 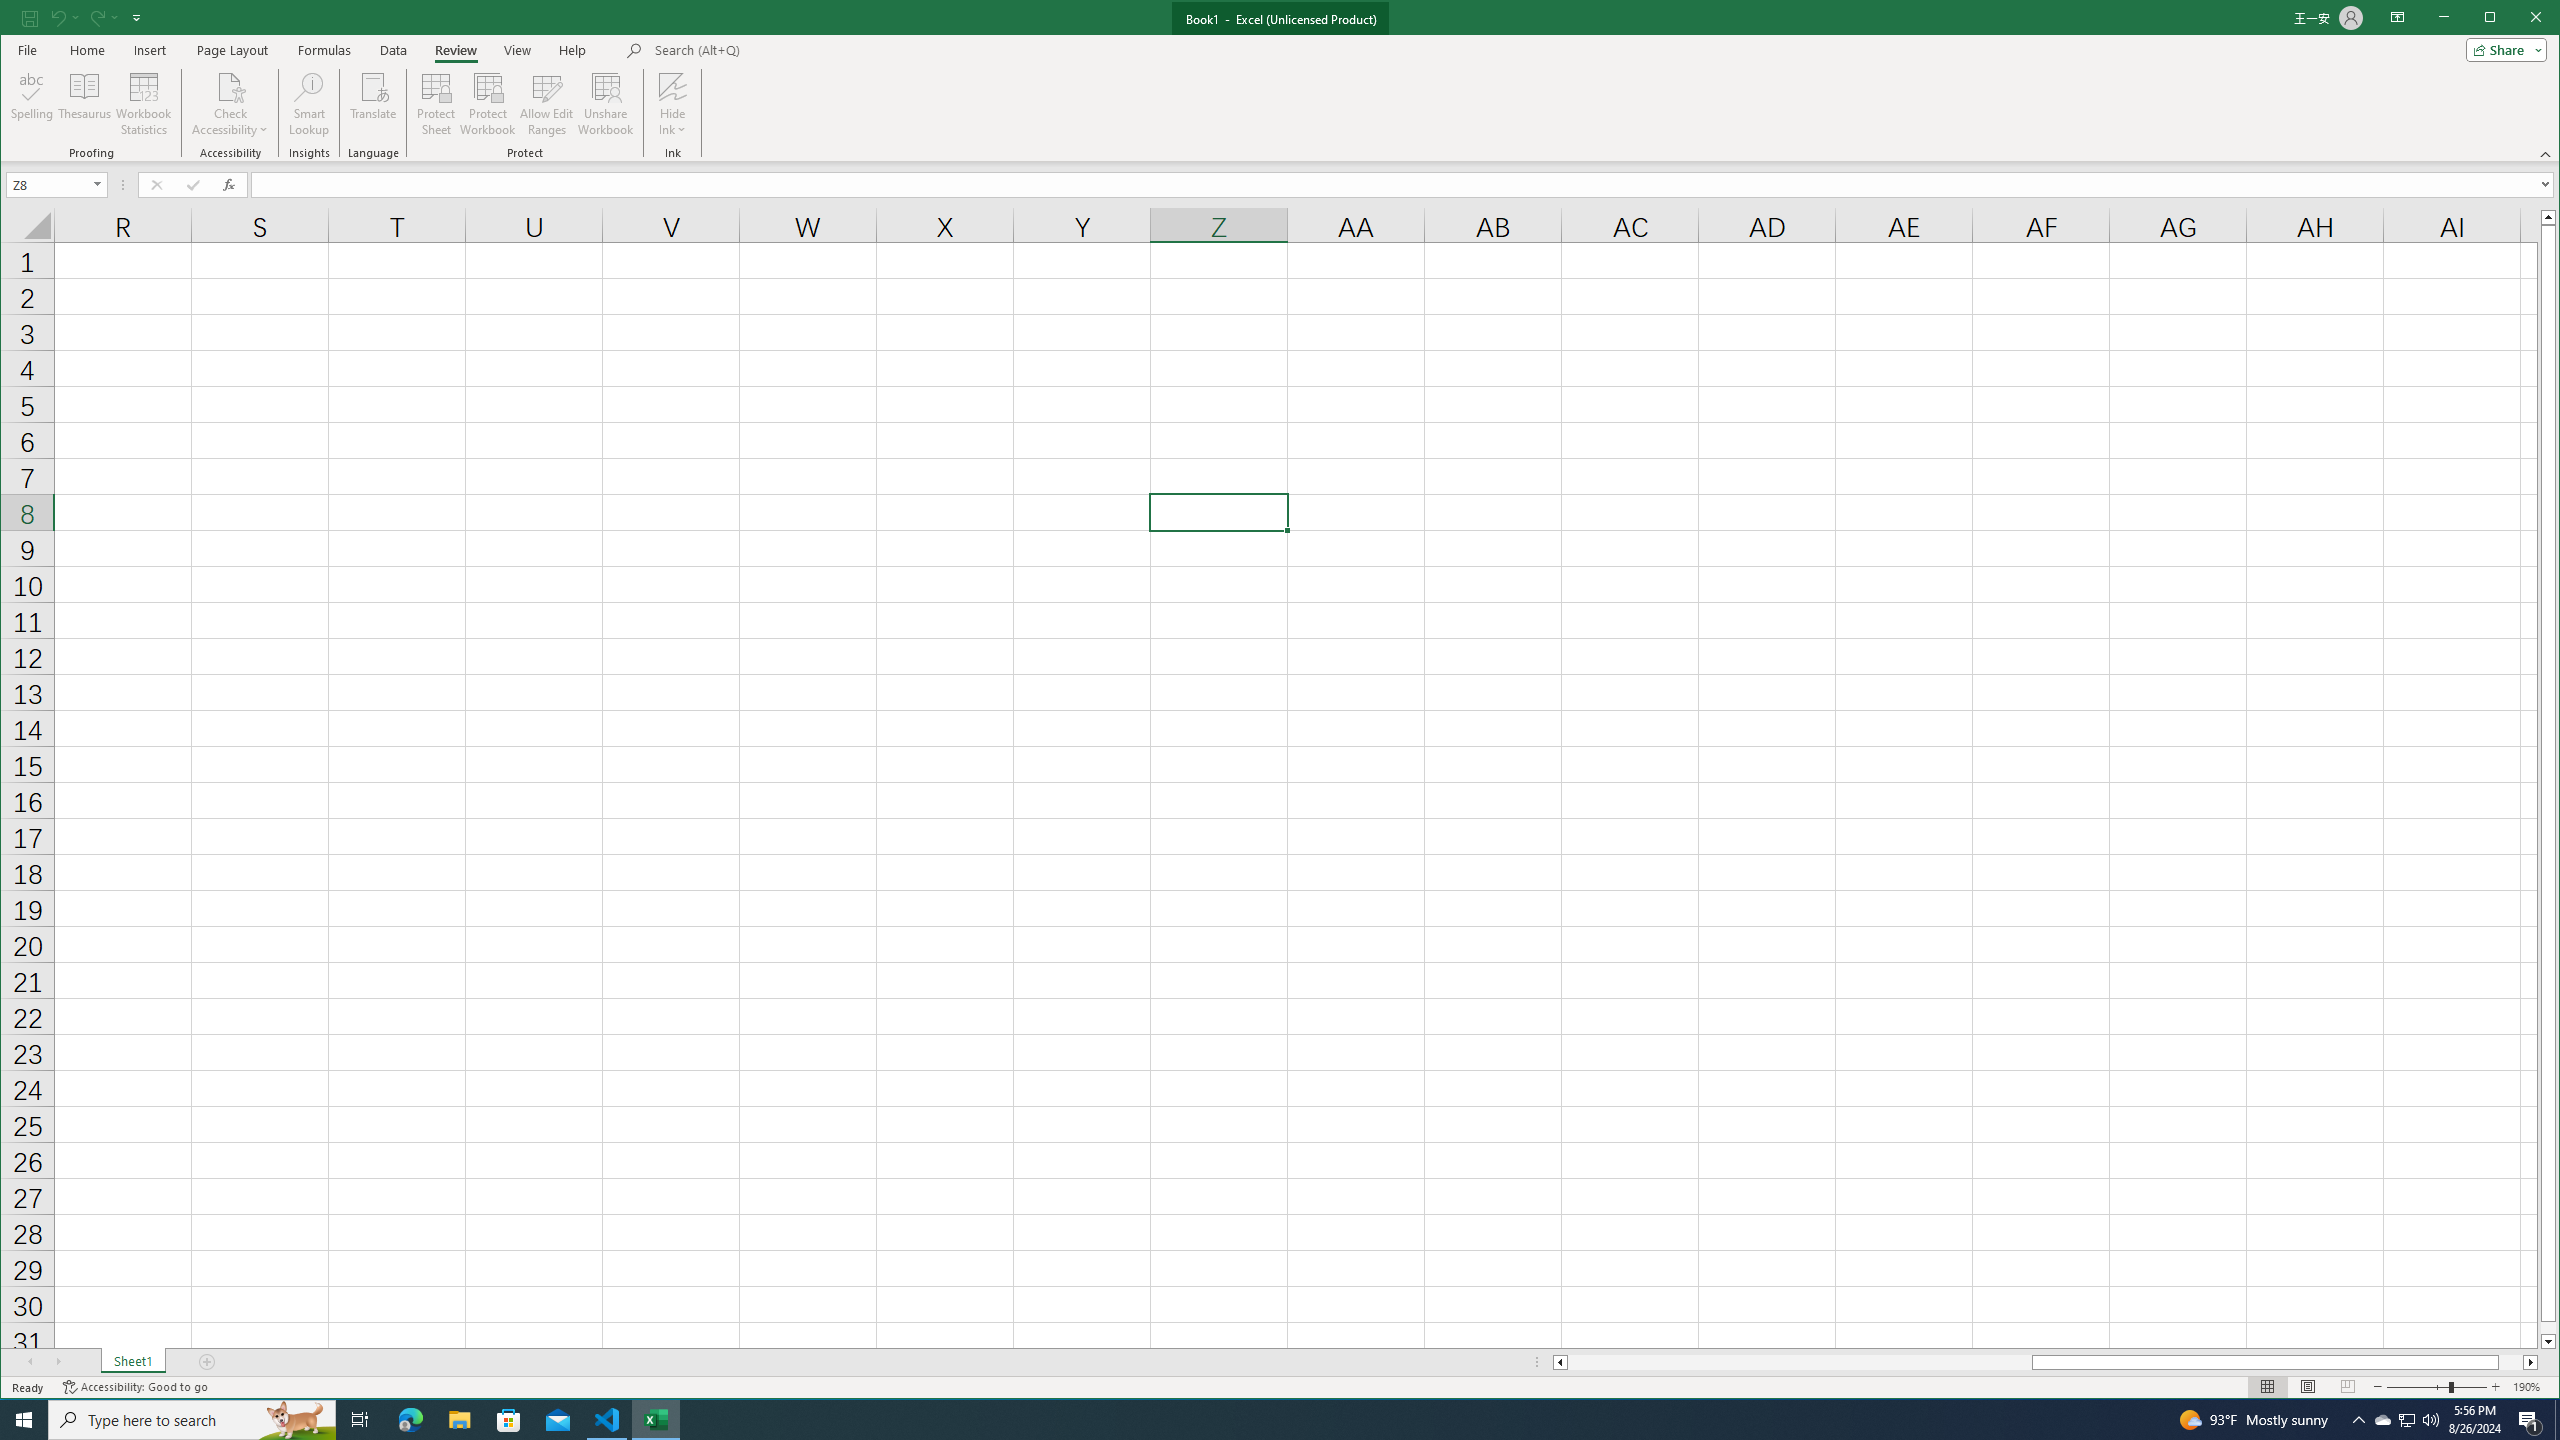 What do you see at coordinates (309, 103) in the screenshot?
I see `'Smart Lookup'` at bounding box center [309, 103].